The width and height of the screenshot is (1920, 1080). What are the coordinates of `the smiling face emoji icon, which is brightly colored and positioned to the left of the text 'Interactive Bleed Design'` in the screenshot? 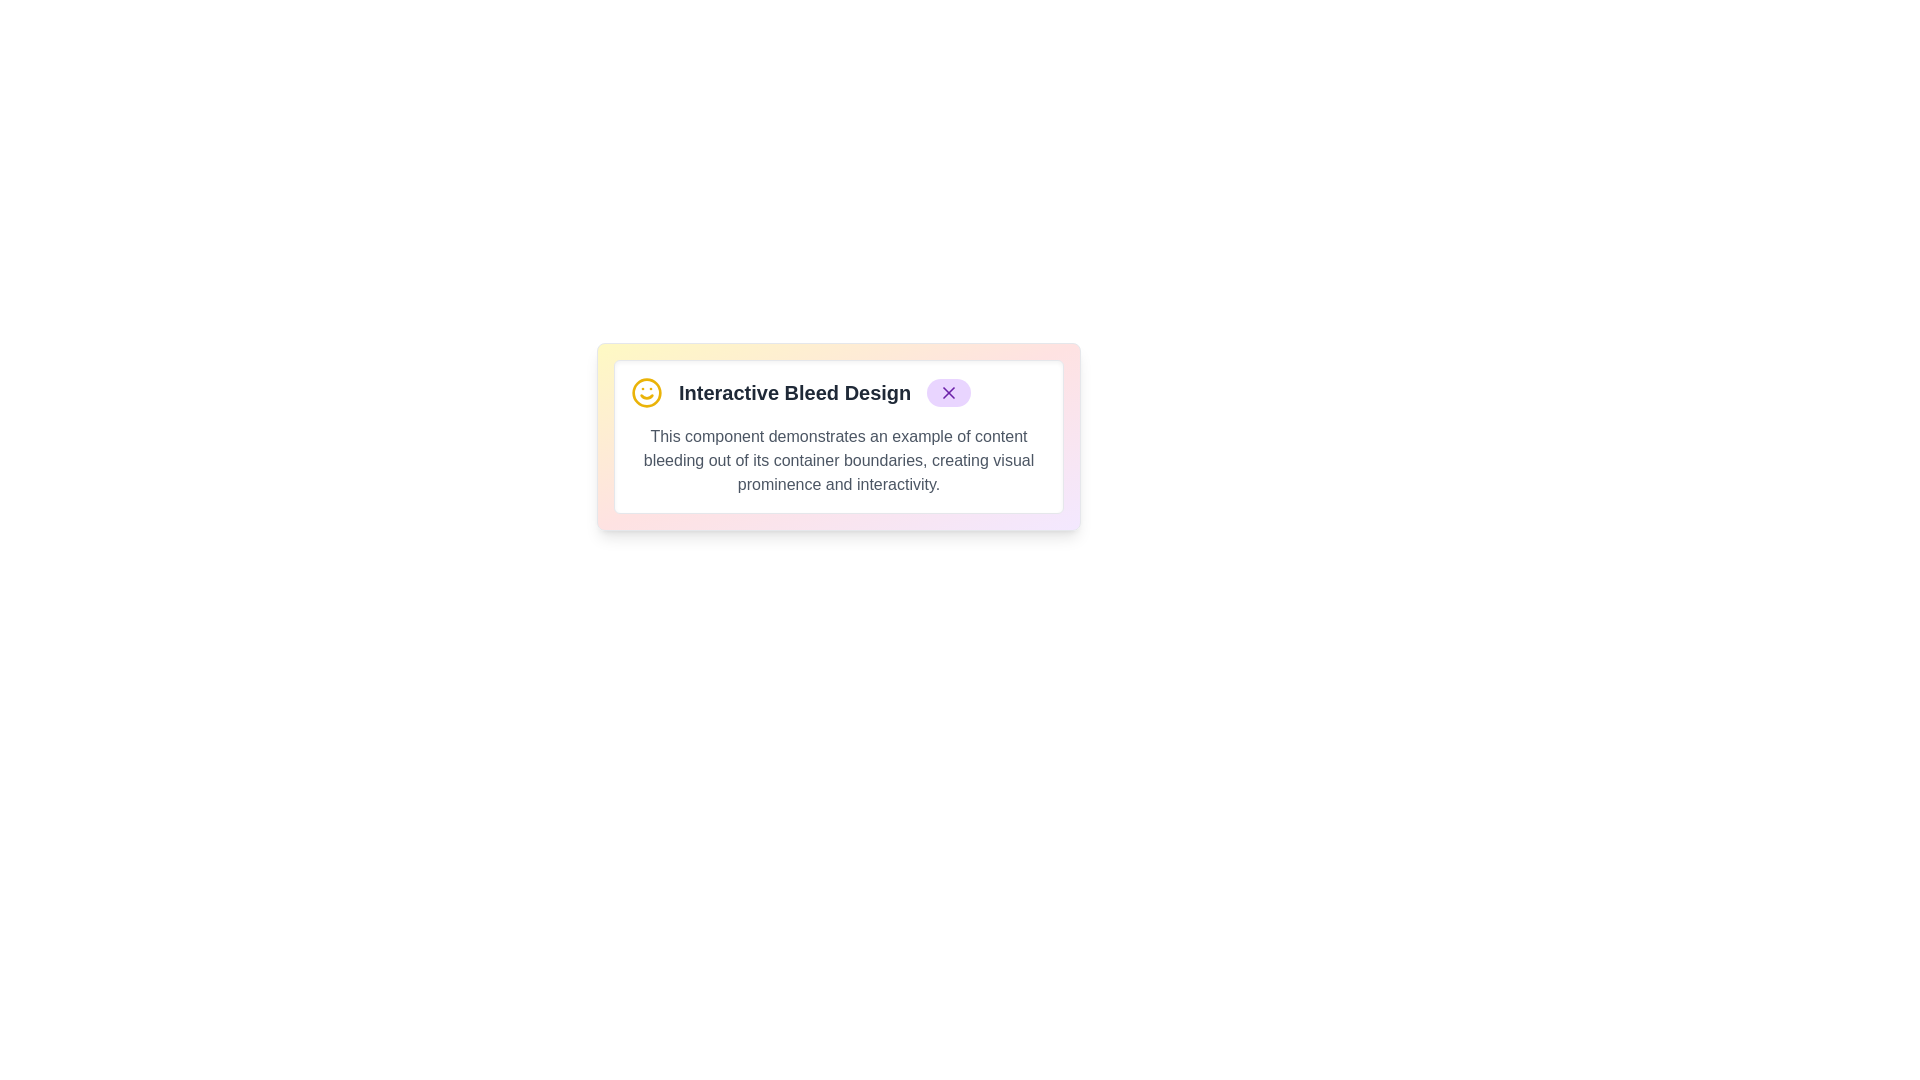 It's located at (647, 393).